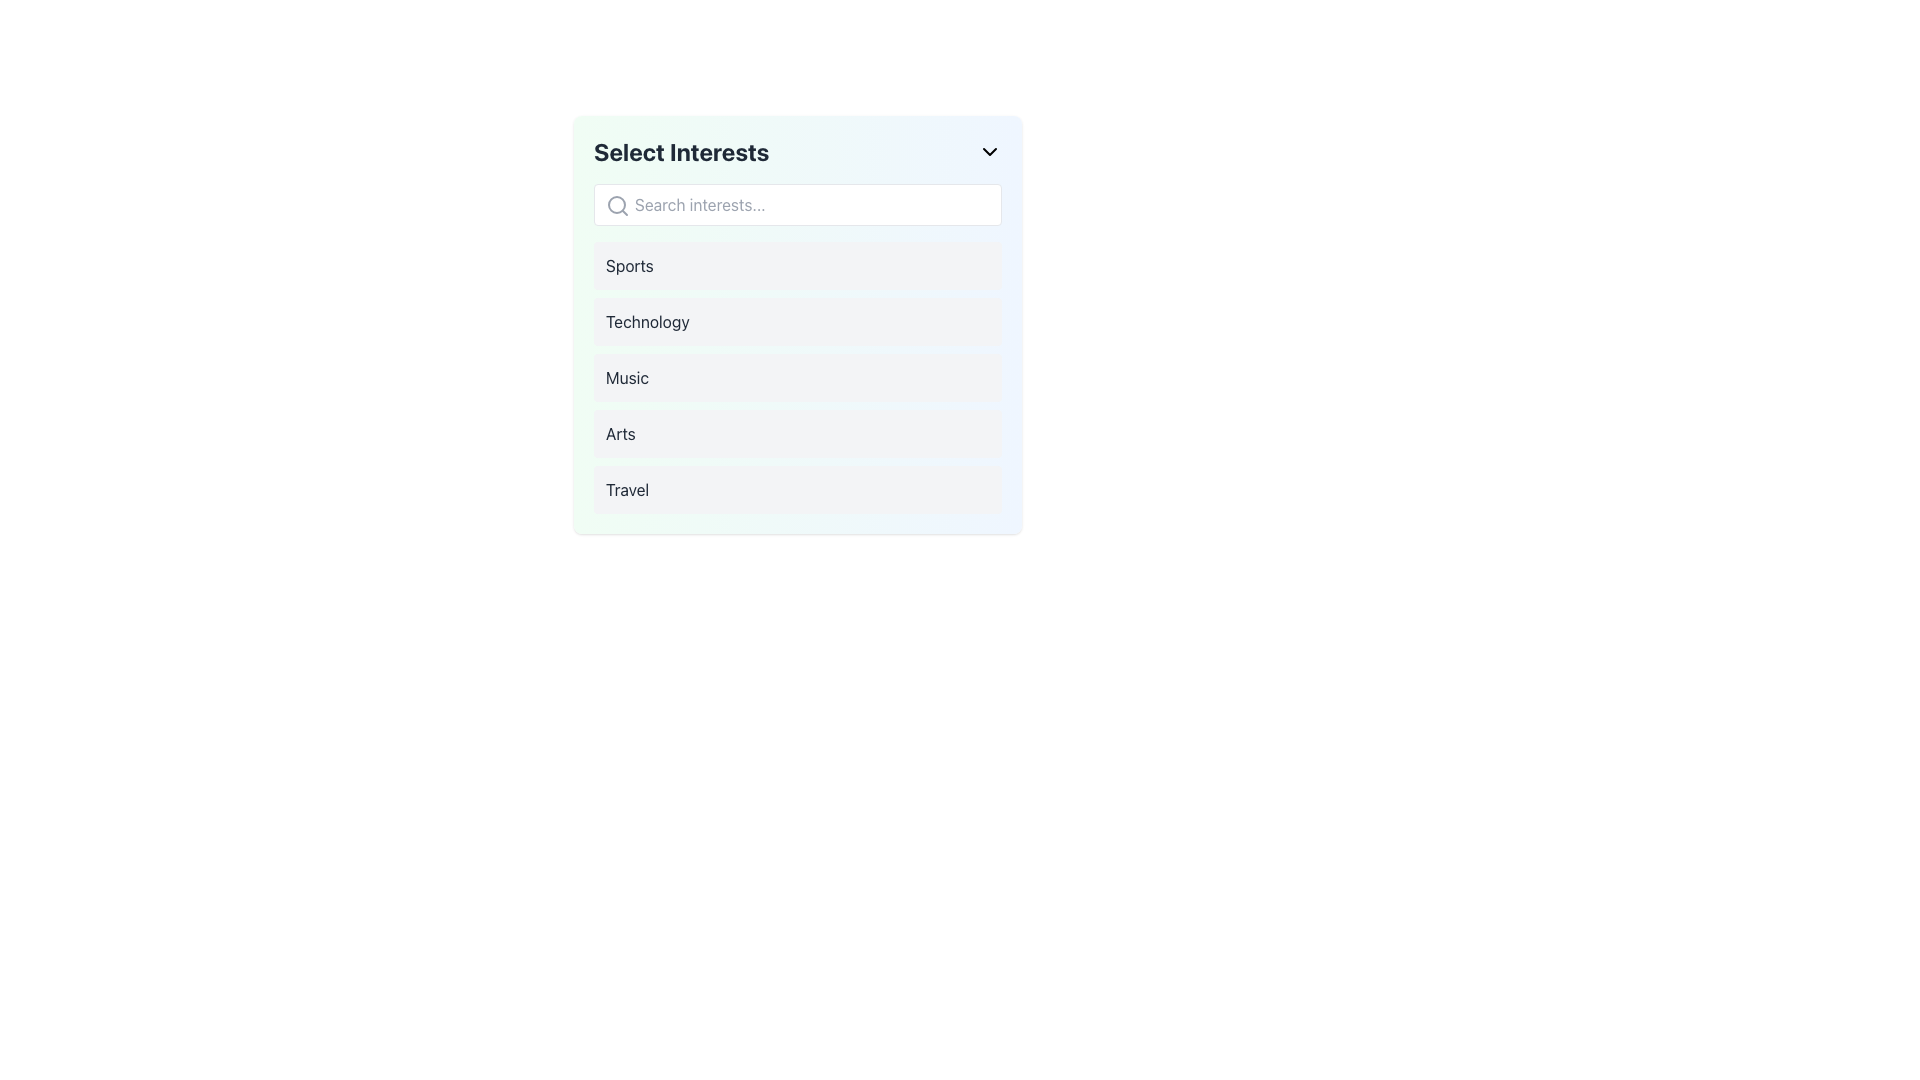  I want to click on the Chevron Icon located at the far right of the 'Select Interests' header, so click(989, 150).